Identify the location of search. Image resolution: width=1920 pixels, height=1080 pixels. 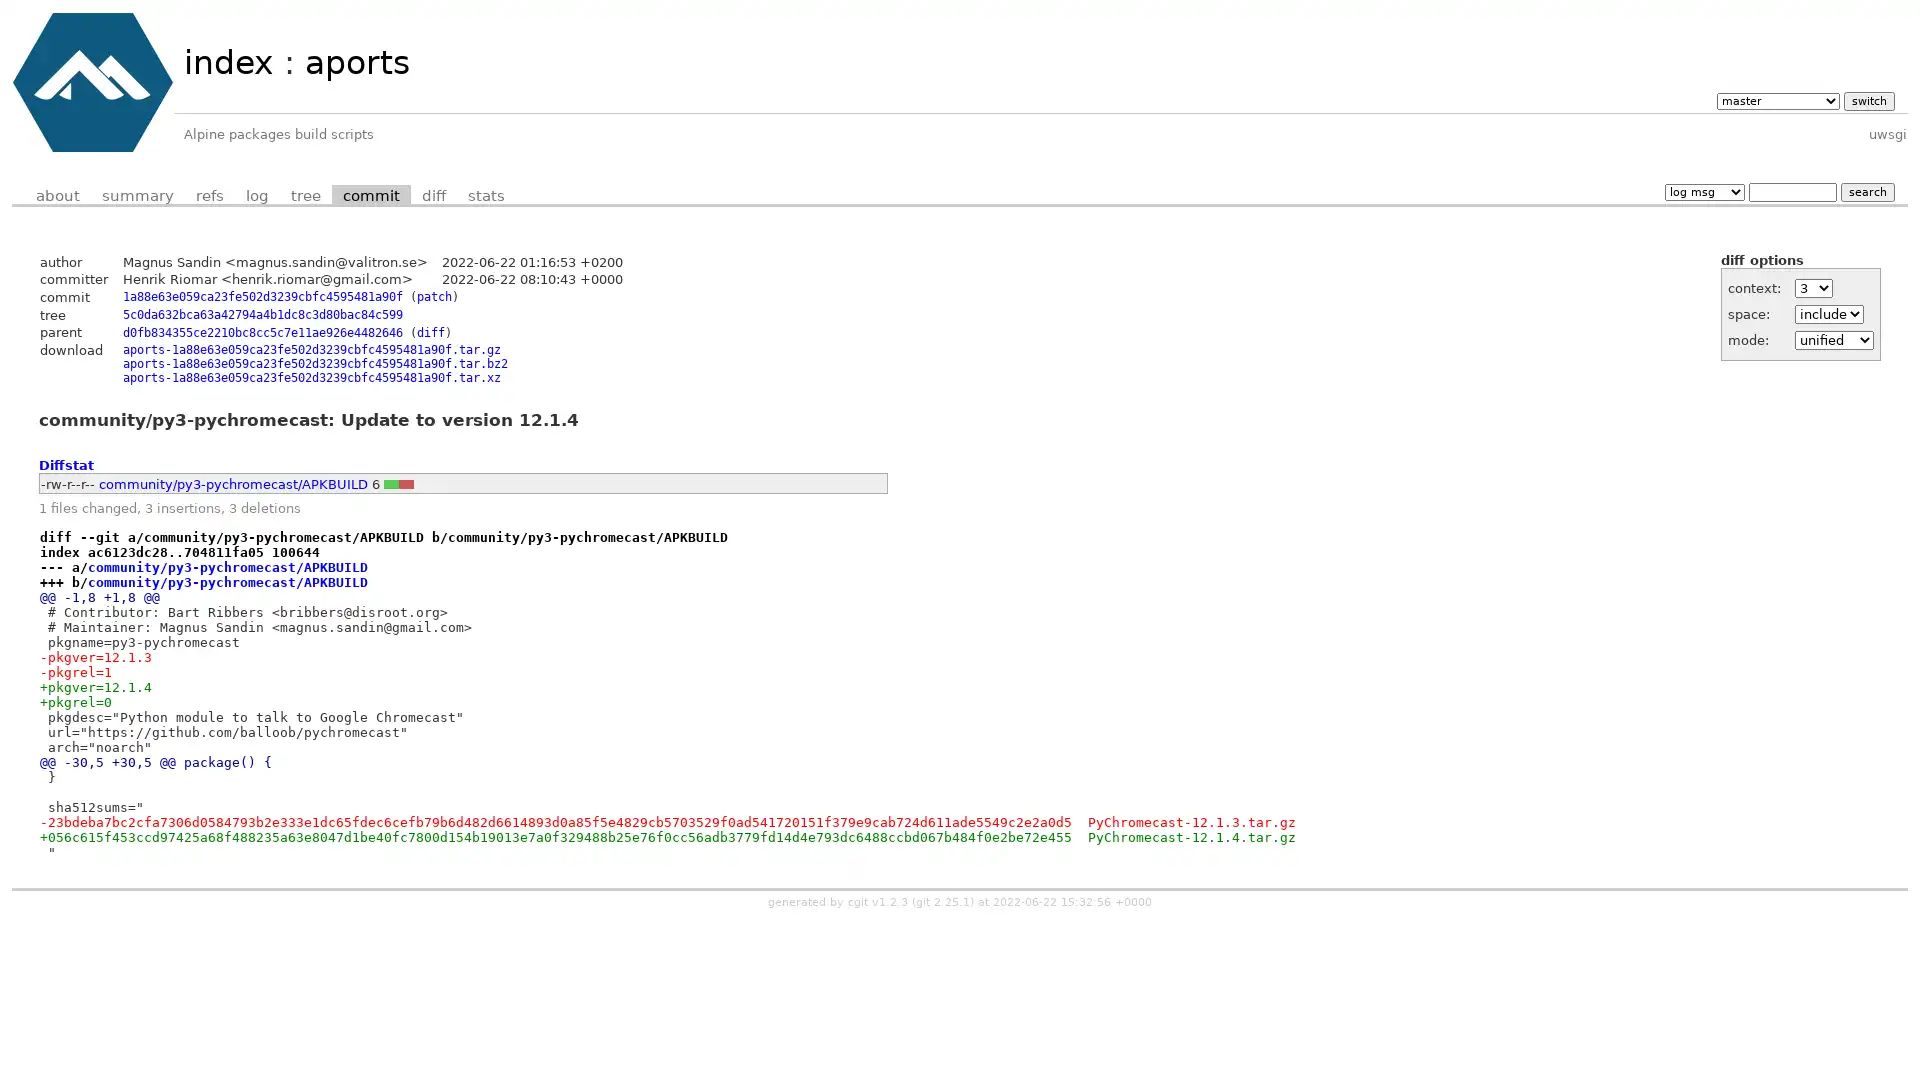
(1866, 191).